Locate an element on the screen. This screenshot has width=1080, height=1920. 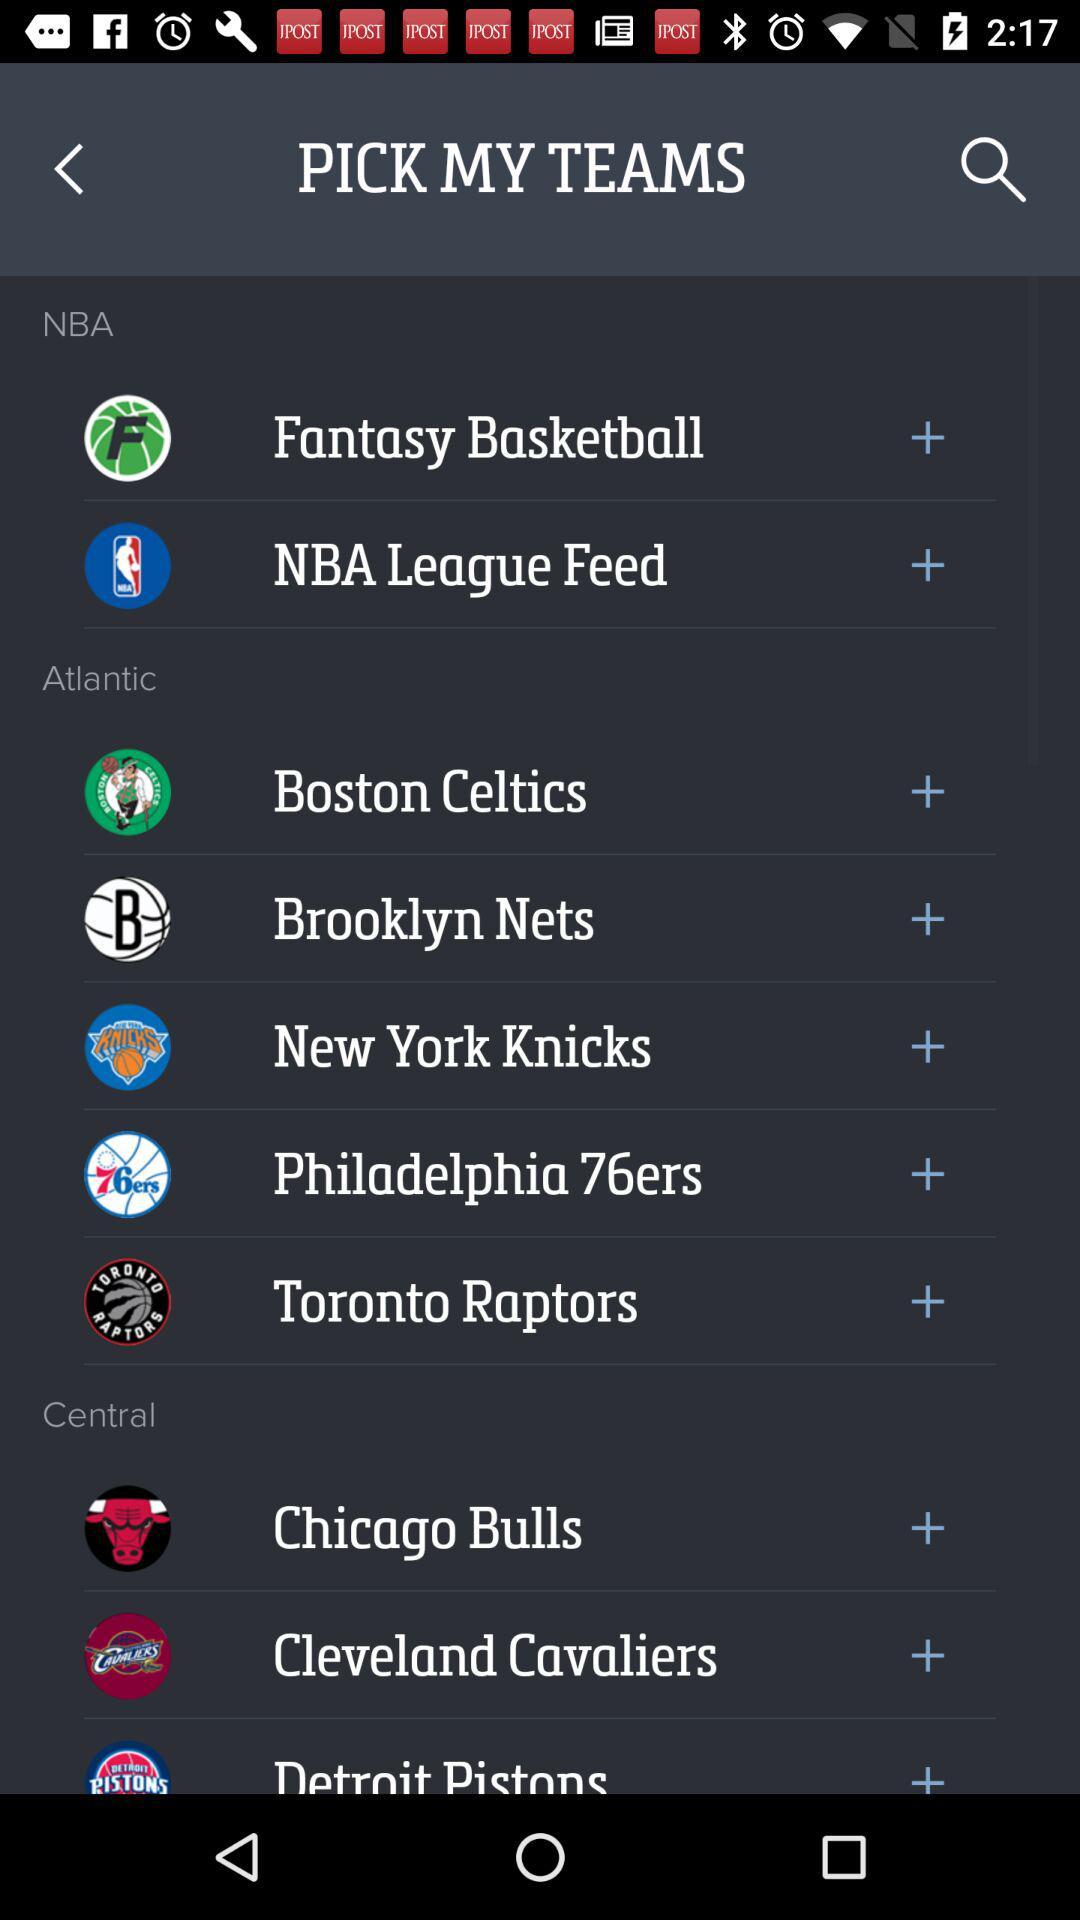
the 76ers is located at coordinates (127, 1160).